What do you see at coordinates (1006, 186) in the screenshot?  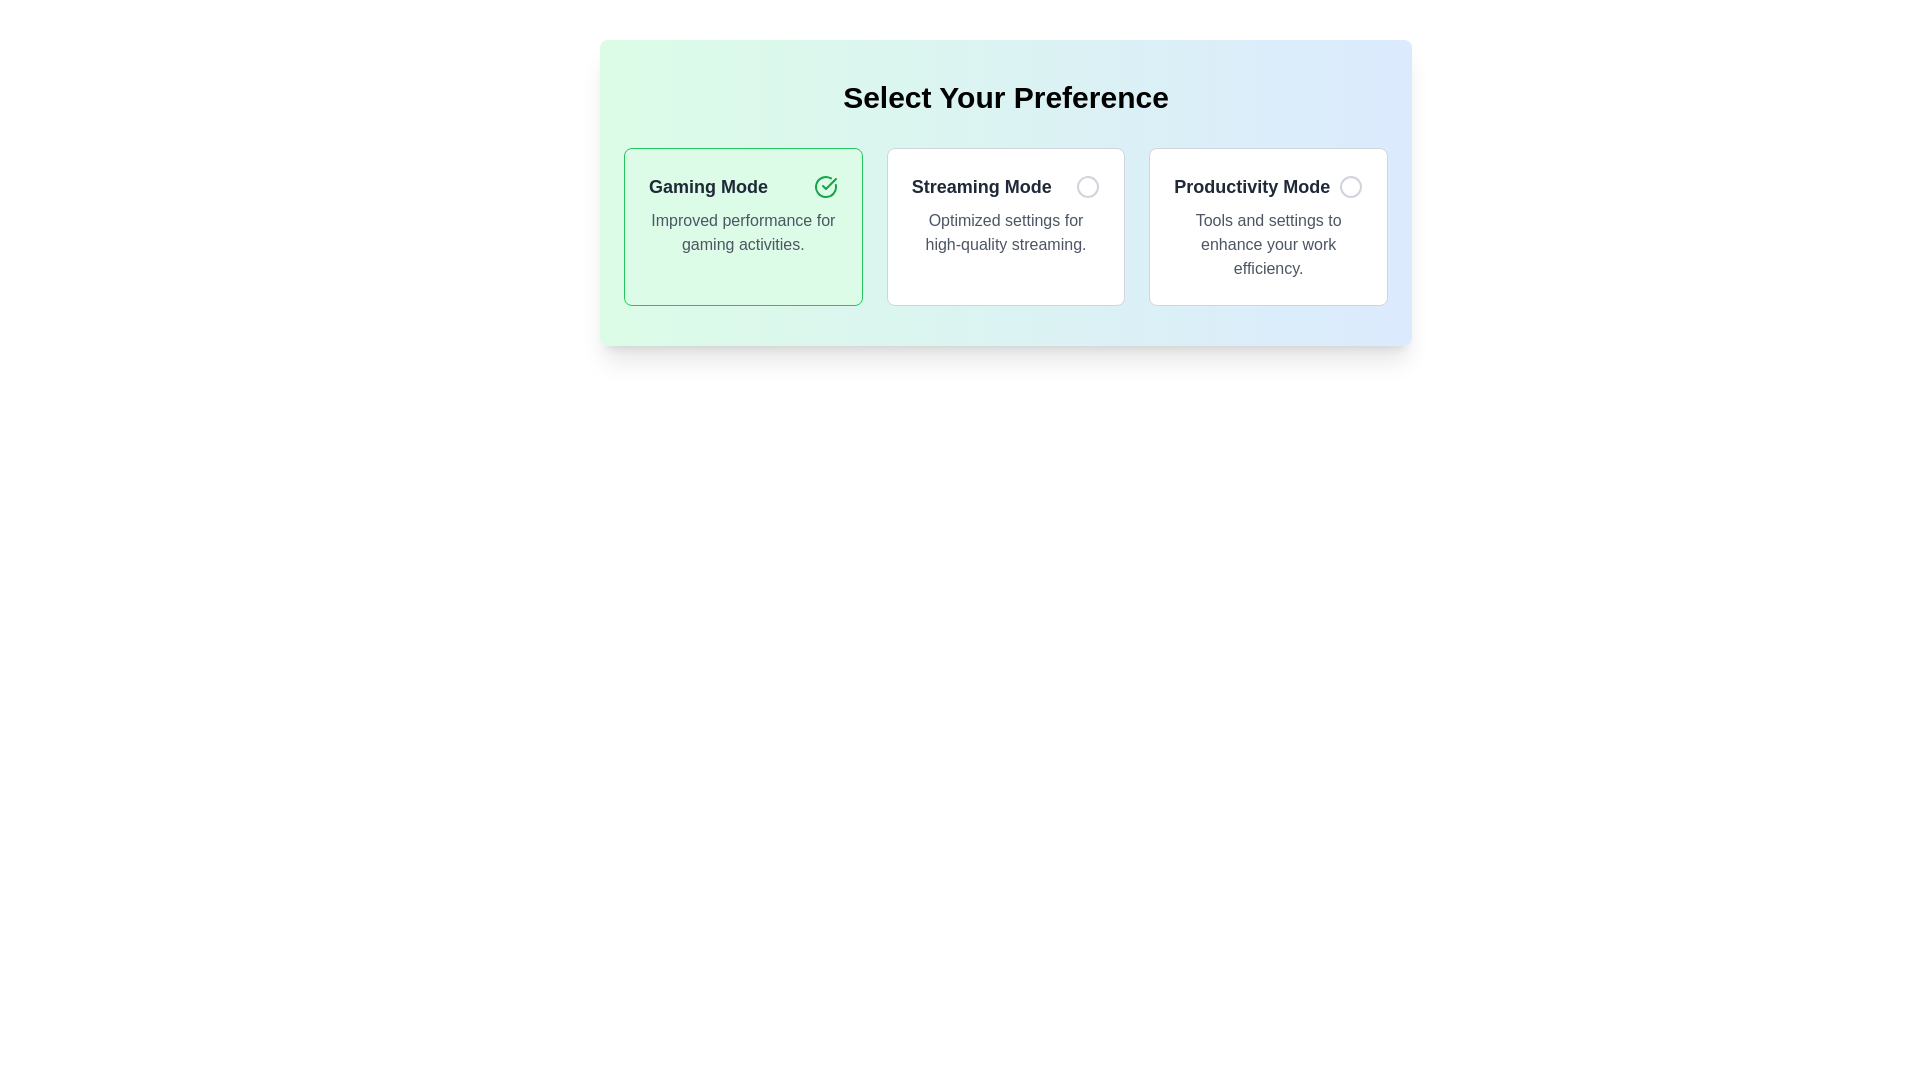 I see `the 'Streaming Mode' label or its accompanying icon, which is part of a card-like section displaying the text in bold, dark gray font and a circular icon outlined in light gray` at bounding box center [1006, 186].